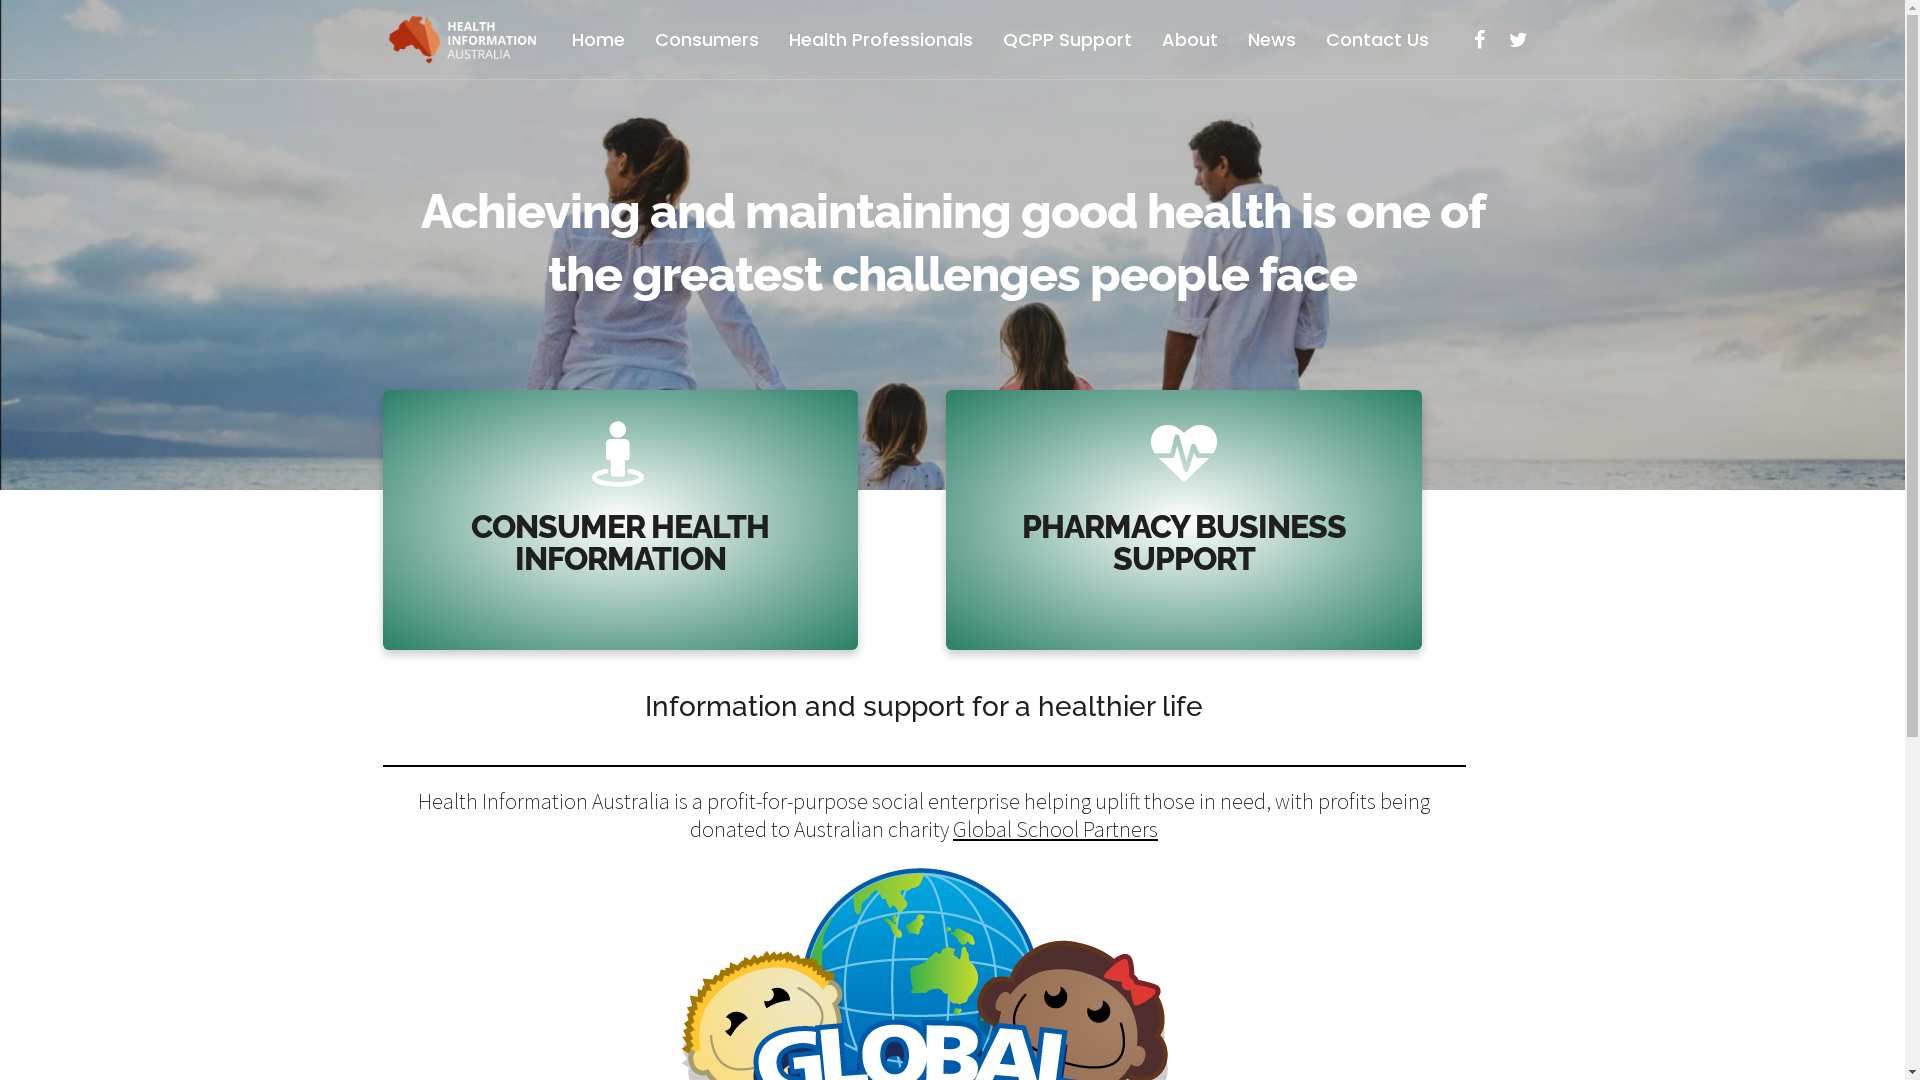  I want to click on 'Health Professionals', so click(880, 39).